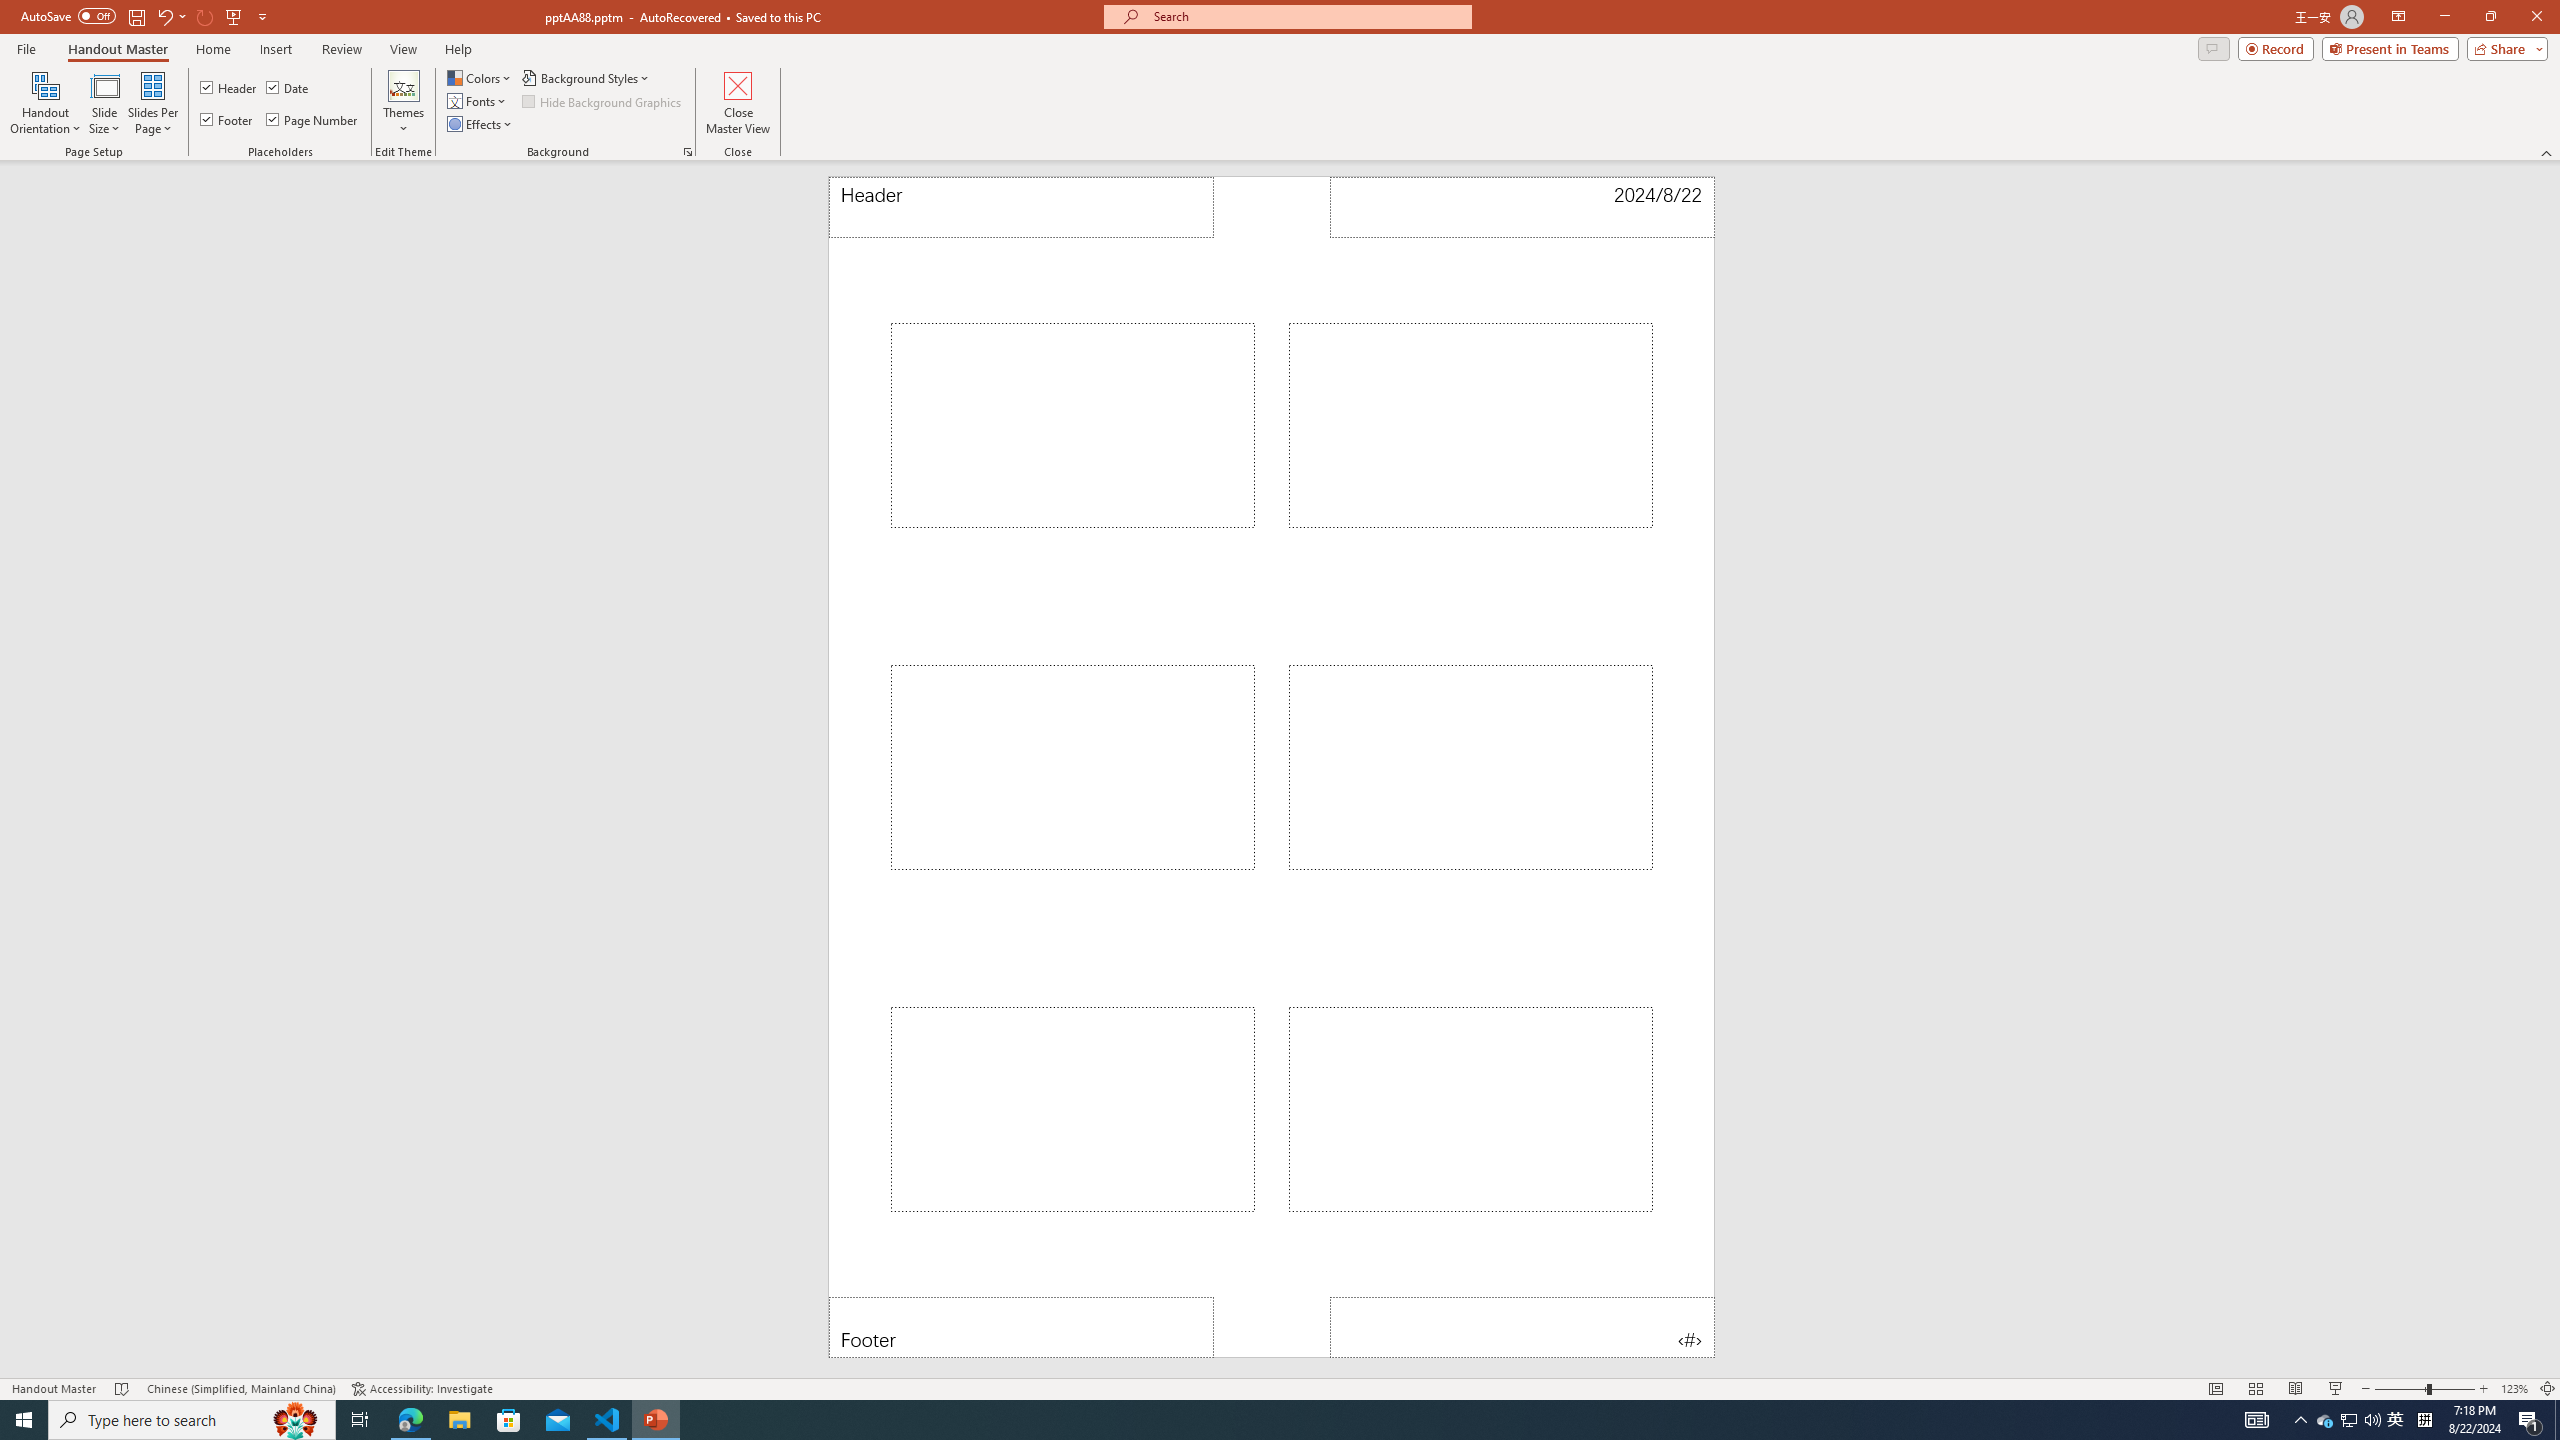 The image size is (2560, 1440). What do you see at coordinates (2515, 1389) in the screenshot?
I see `'Zoom 123%'` at bounding box center [2515, 1389].